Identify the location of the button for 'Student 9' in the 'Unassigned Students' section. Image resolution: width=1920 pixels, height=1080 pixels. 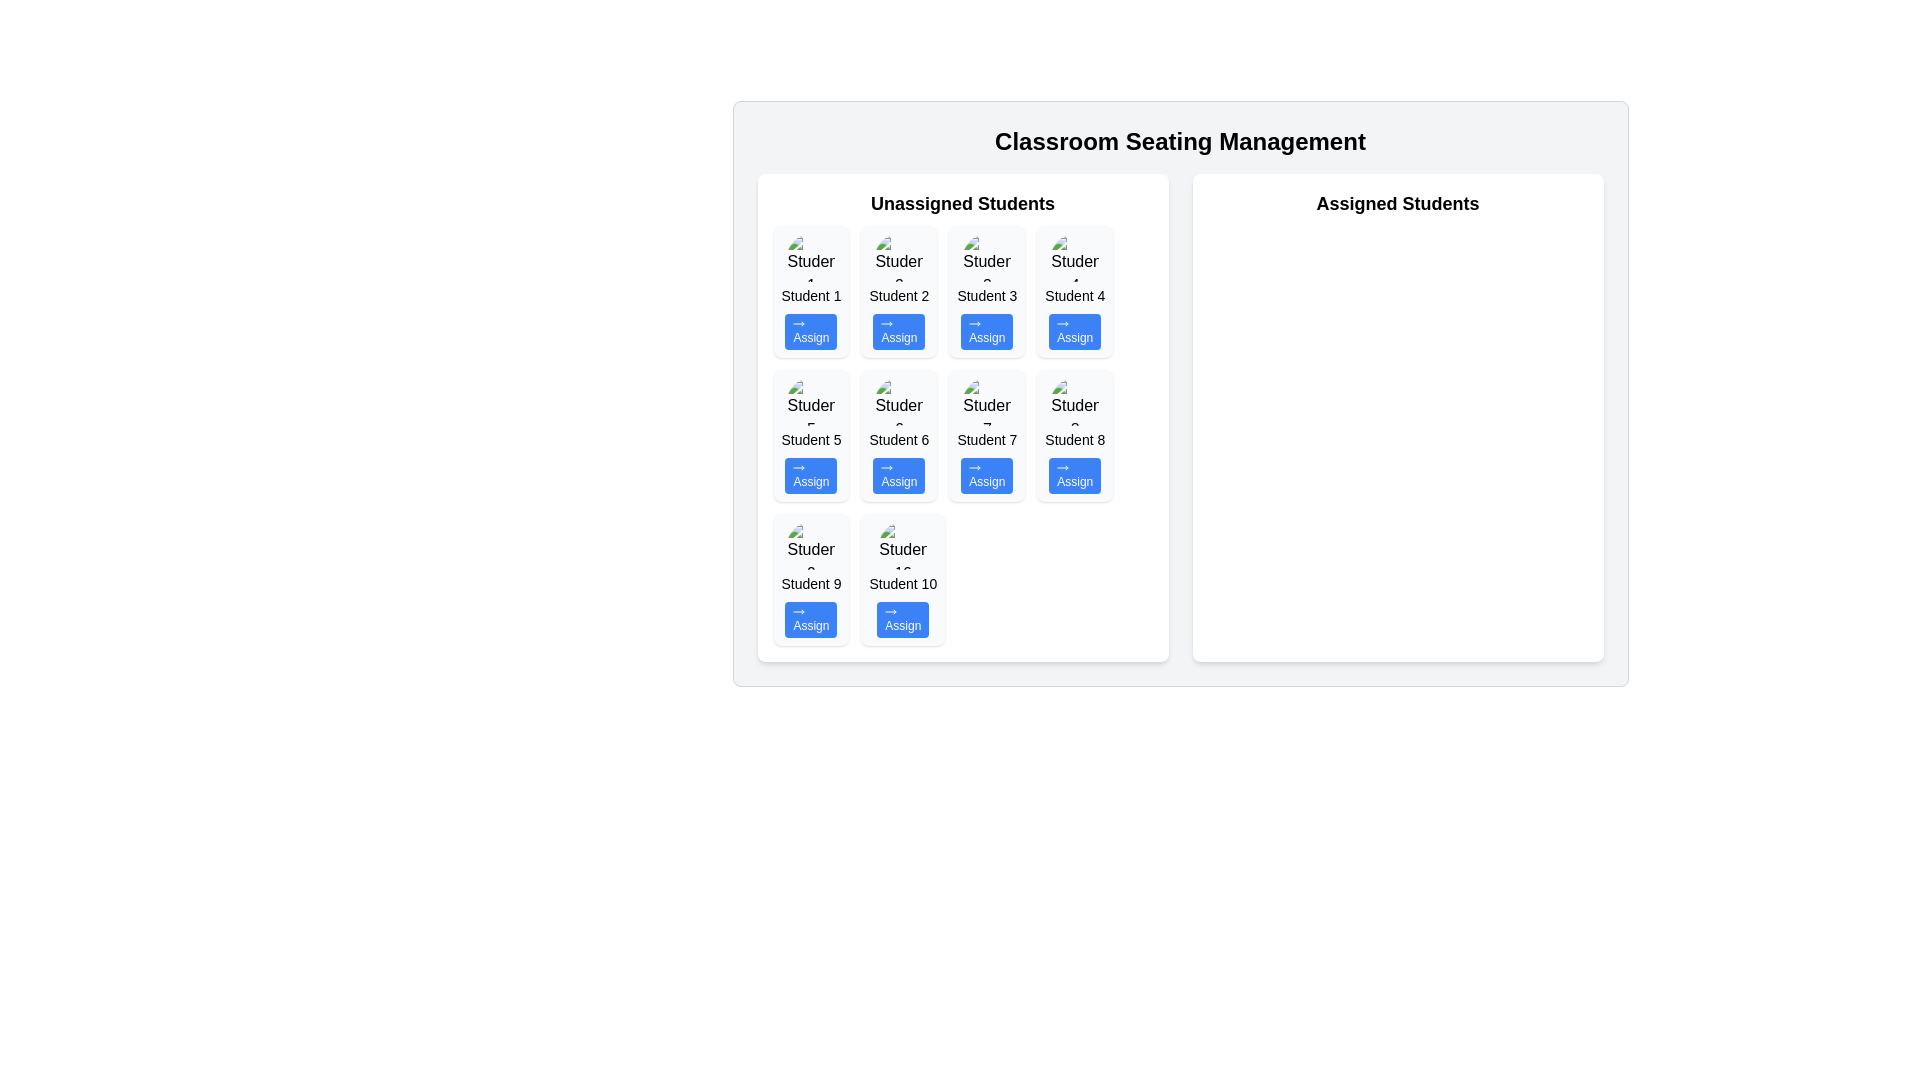
(811, 619).